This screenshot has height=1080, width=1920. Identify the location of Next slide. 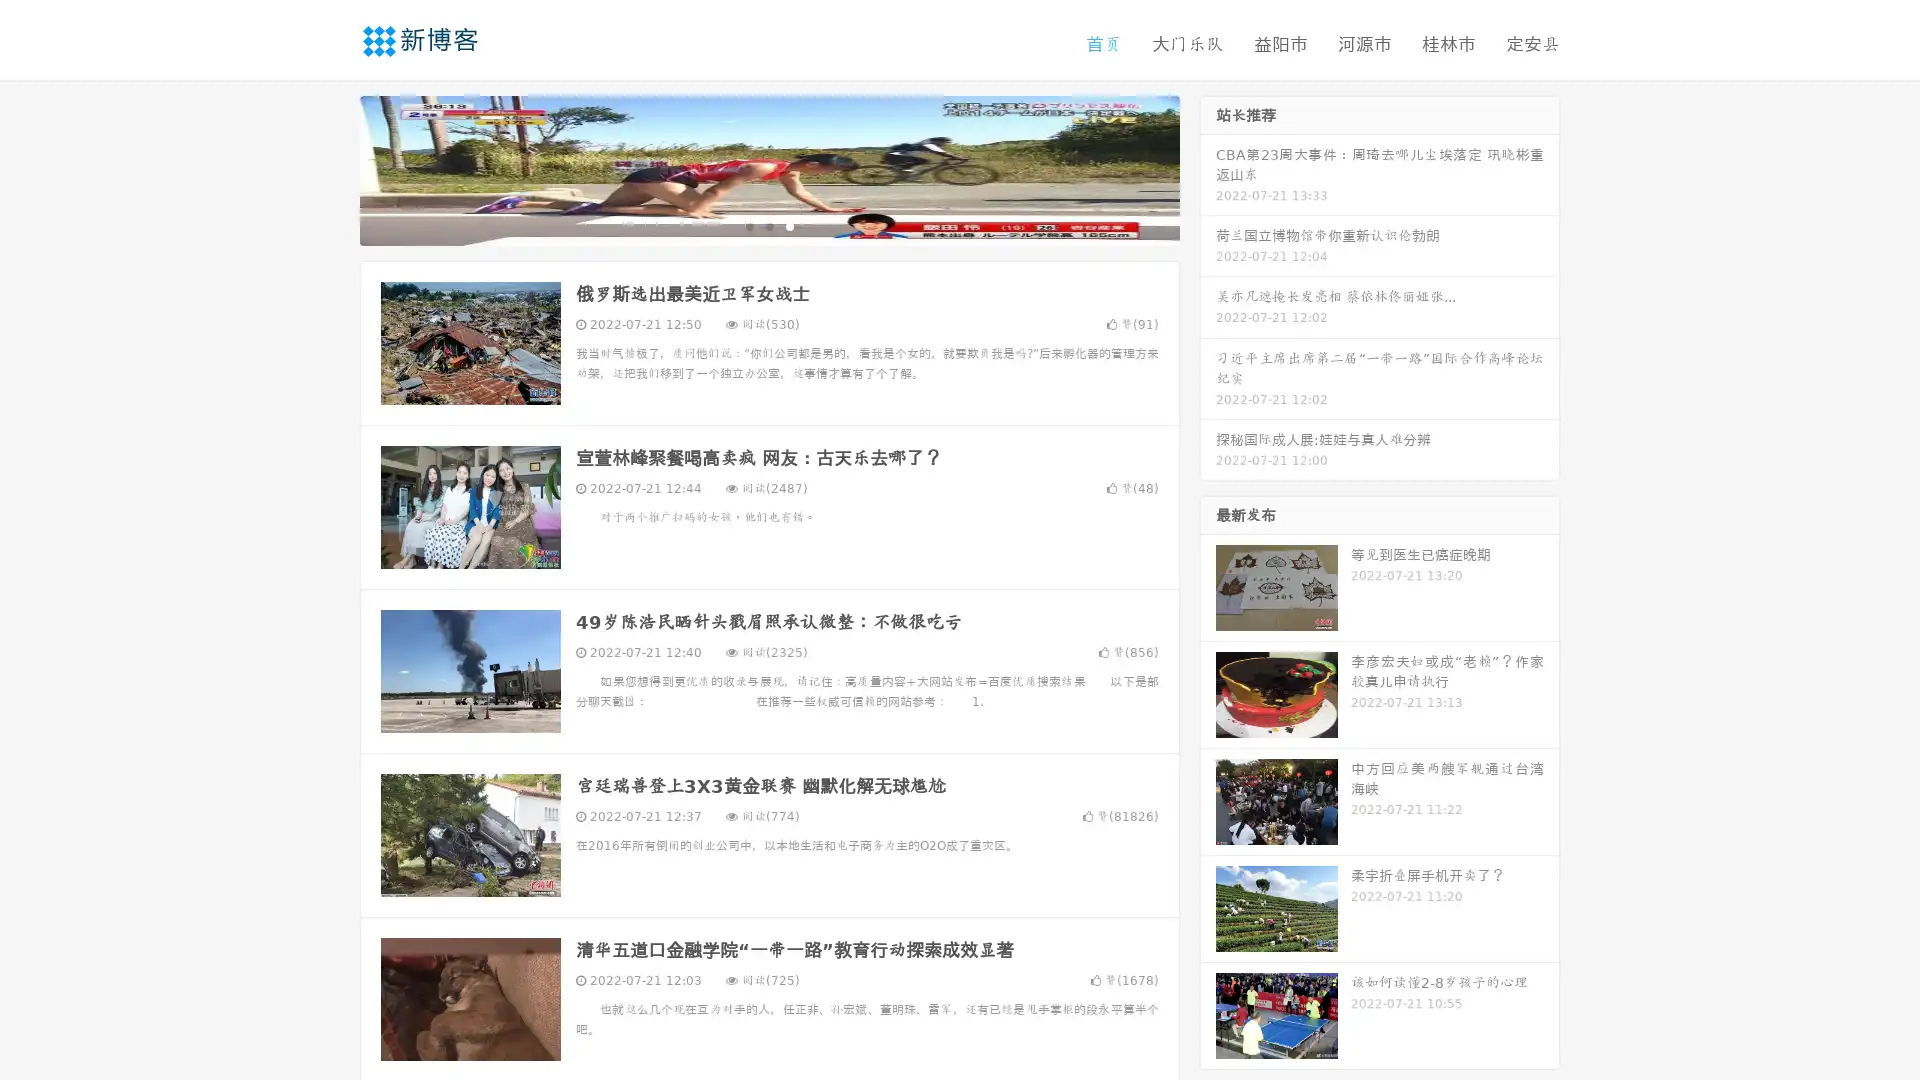
(1208, 168).